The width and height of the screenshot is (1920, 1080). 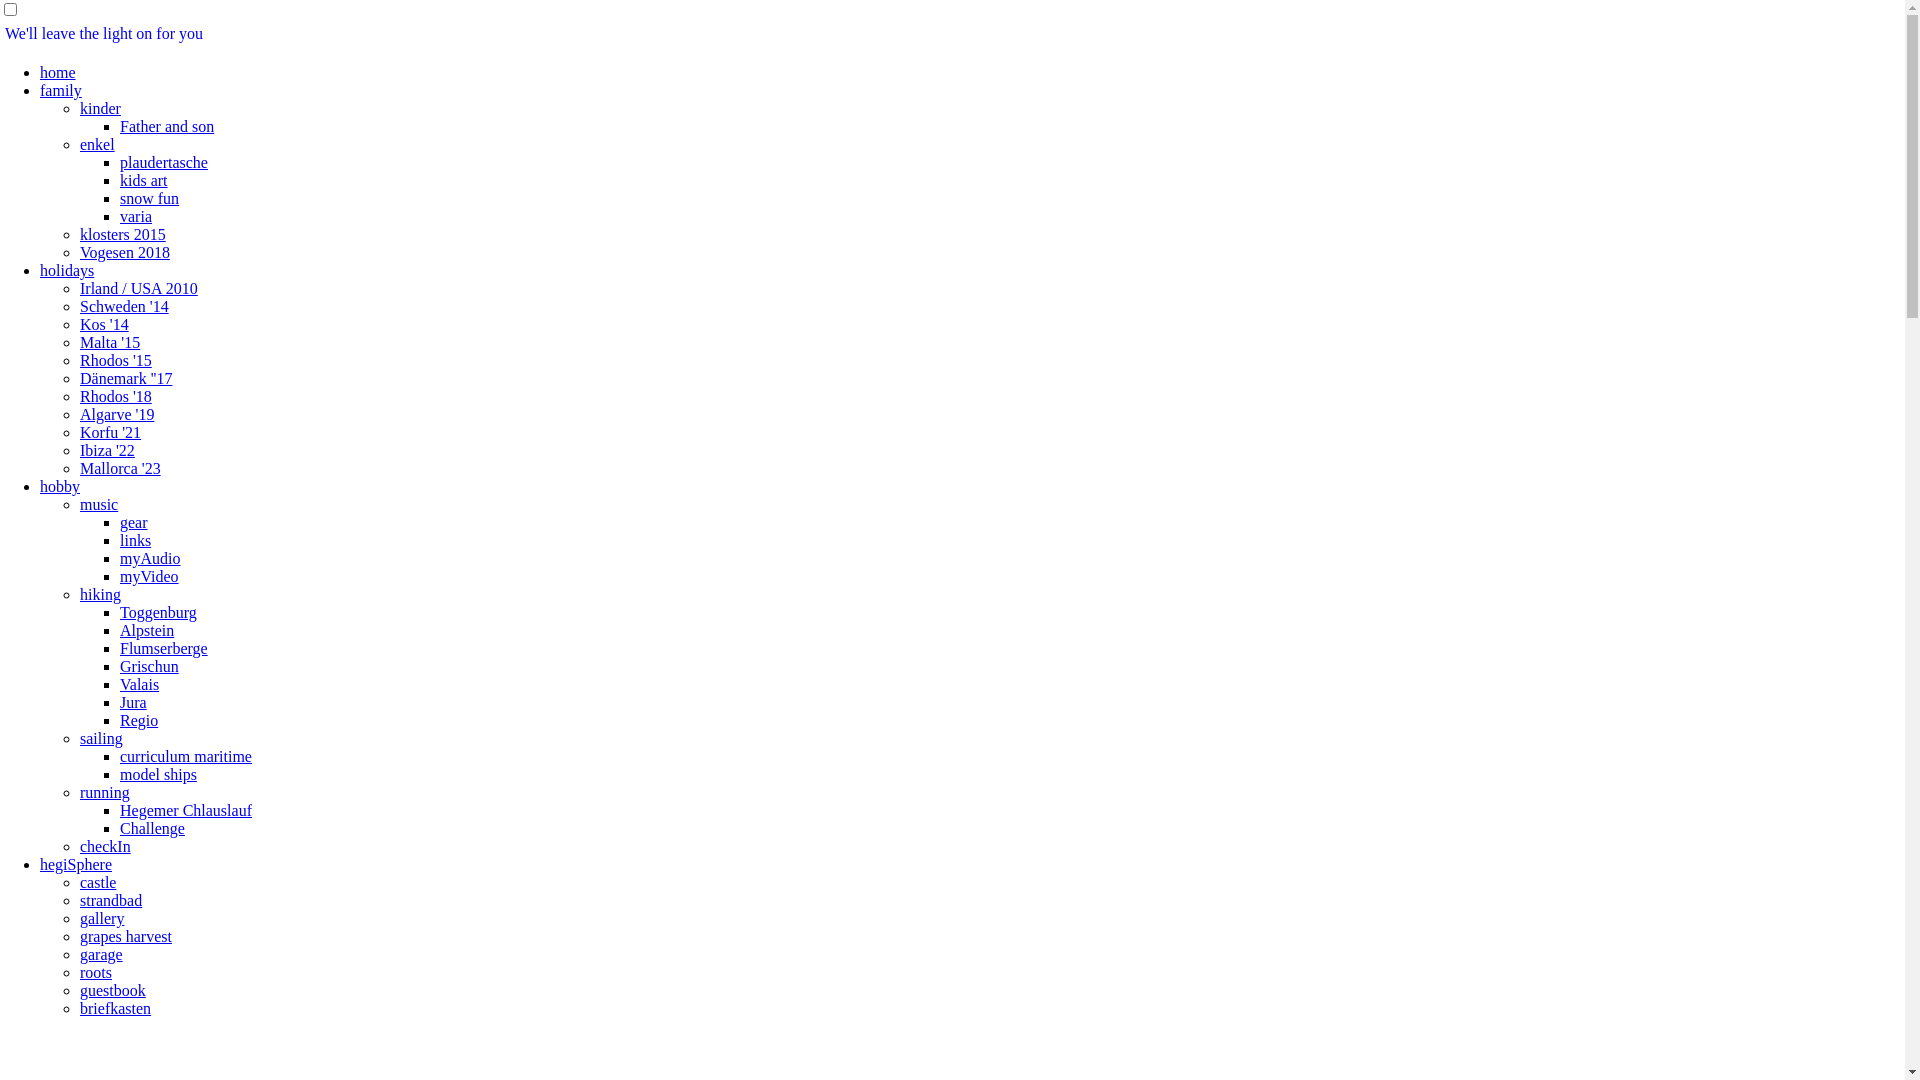 What do you see at coordinates (99, 108) in the screenshot?
I see `'kinder'` at bounding box center [99, 108].